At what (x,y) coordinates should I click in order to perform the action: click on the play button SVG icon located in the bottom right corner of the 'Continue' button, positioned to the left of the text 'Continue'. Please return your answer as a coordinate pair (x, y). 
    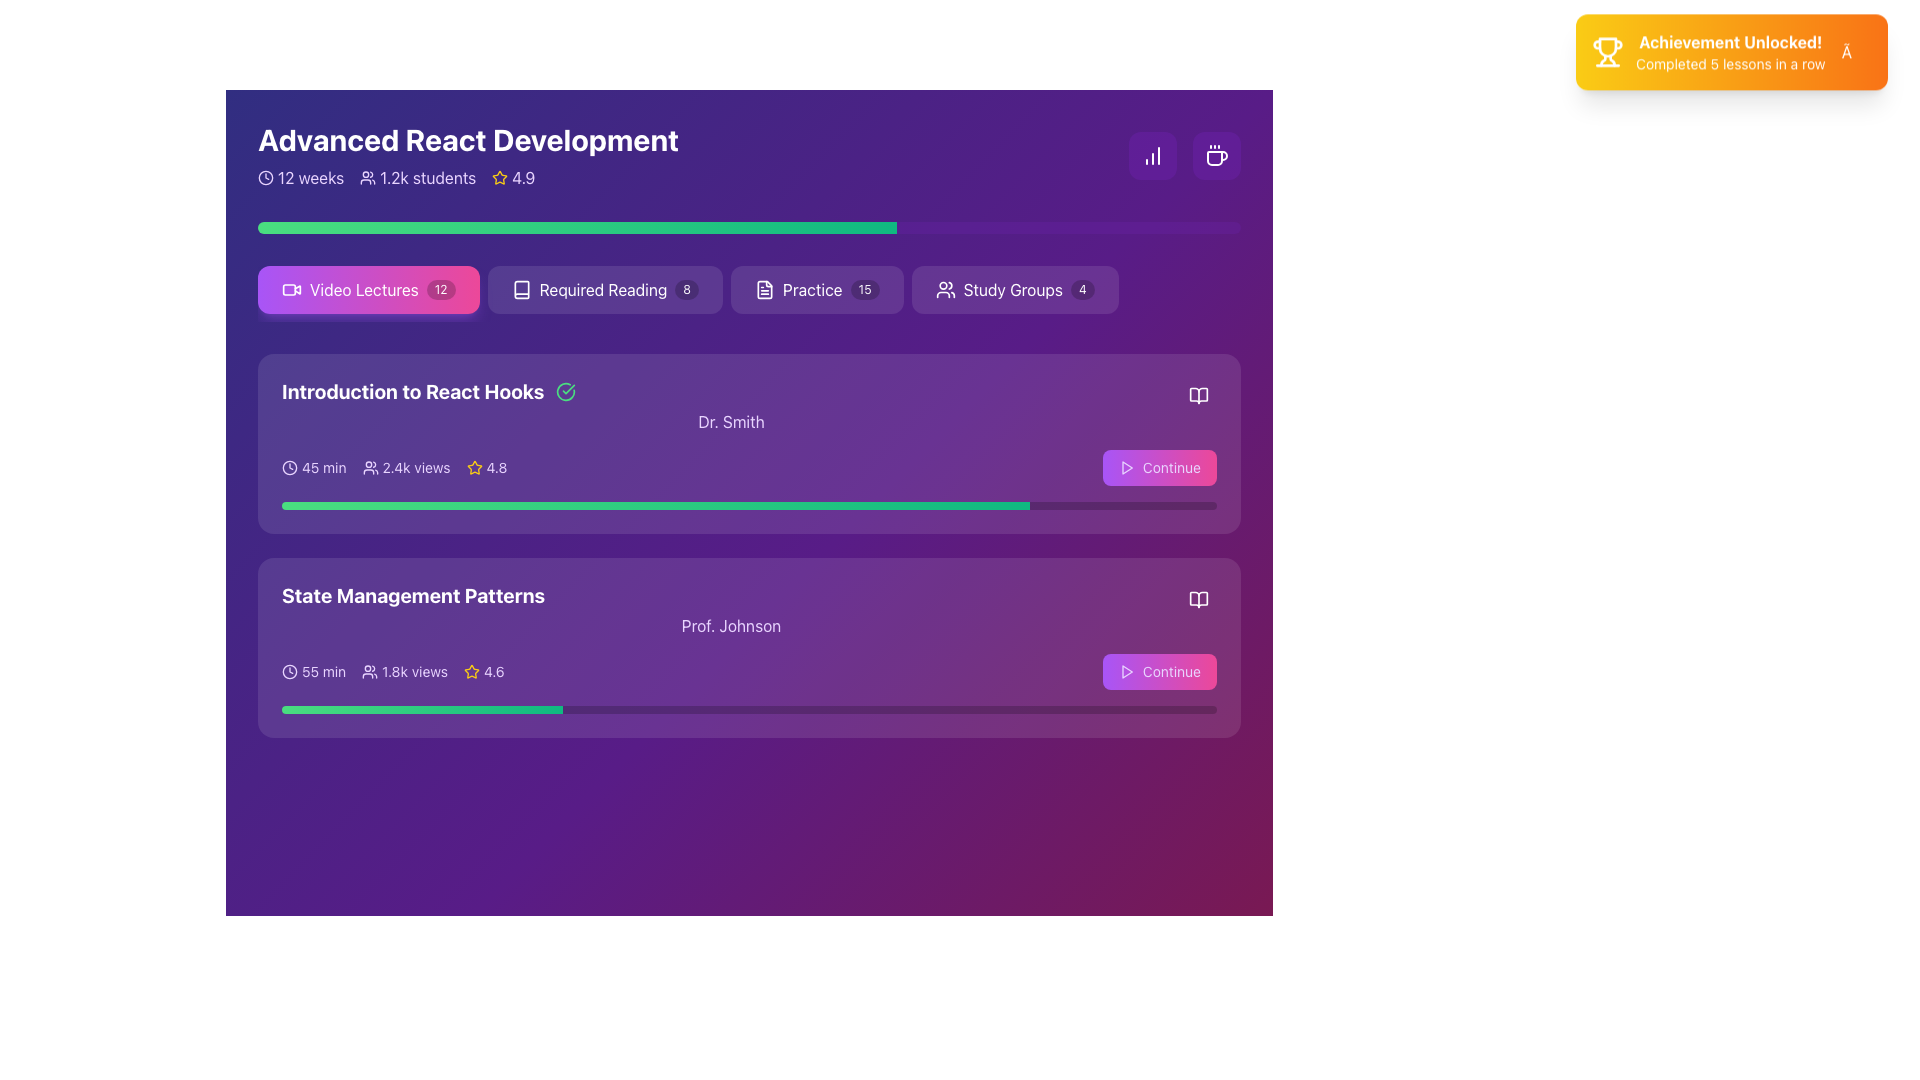
    Looking at the image, I should click on (1126, 467).